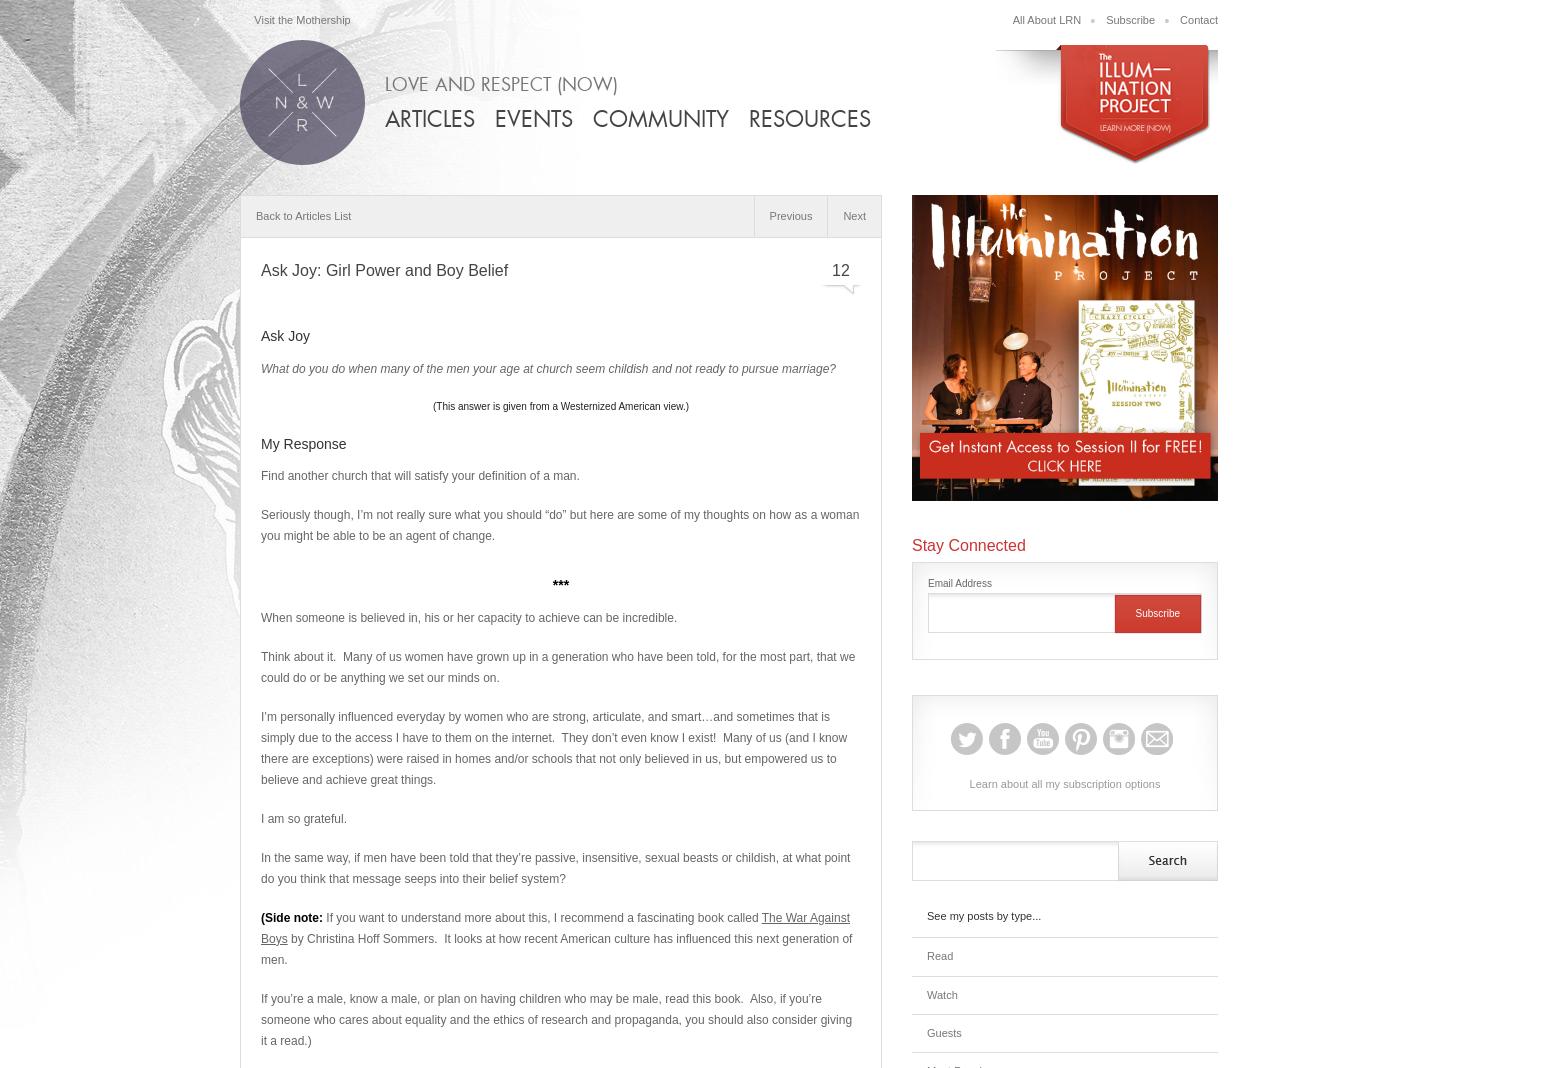 This screenshot has height=1068, width=1550. What do you see at coordinates (927, 581) in the screenshot?
I see `'Email Address'` at bounding box center [927, 581].